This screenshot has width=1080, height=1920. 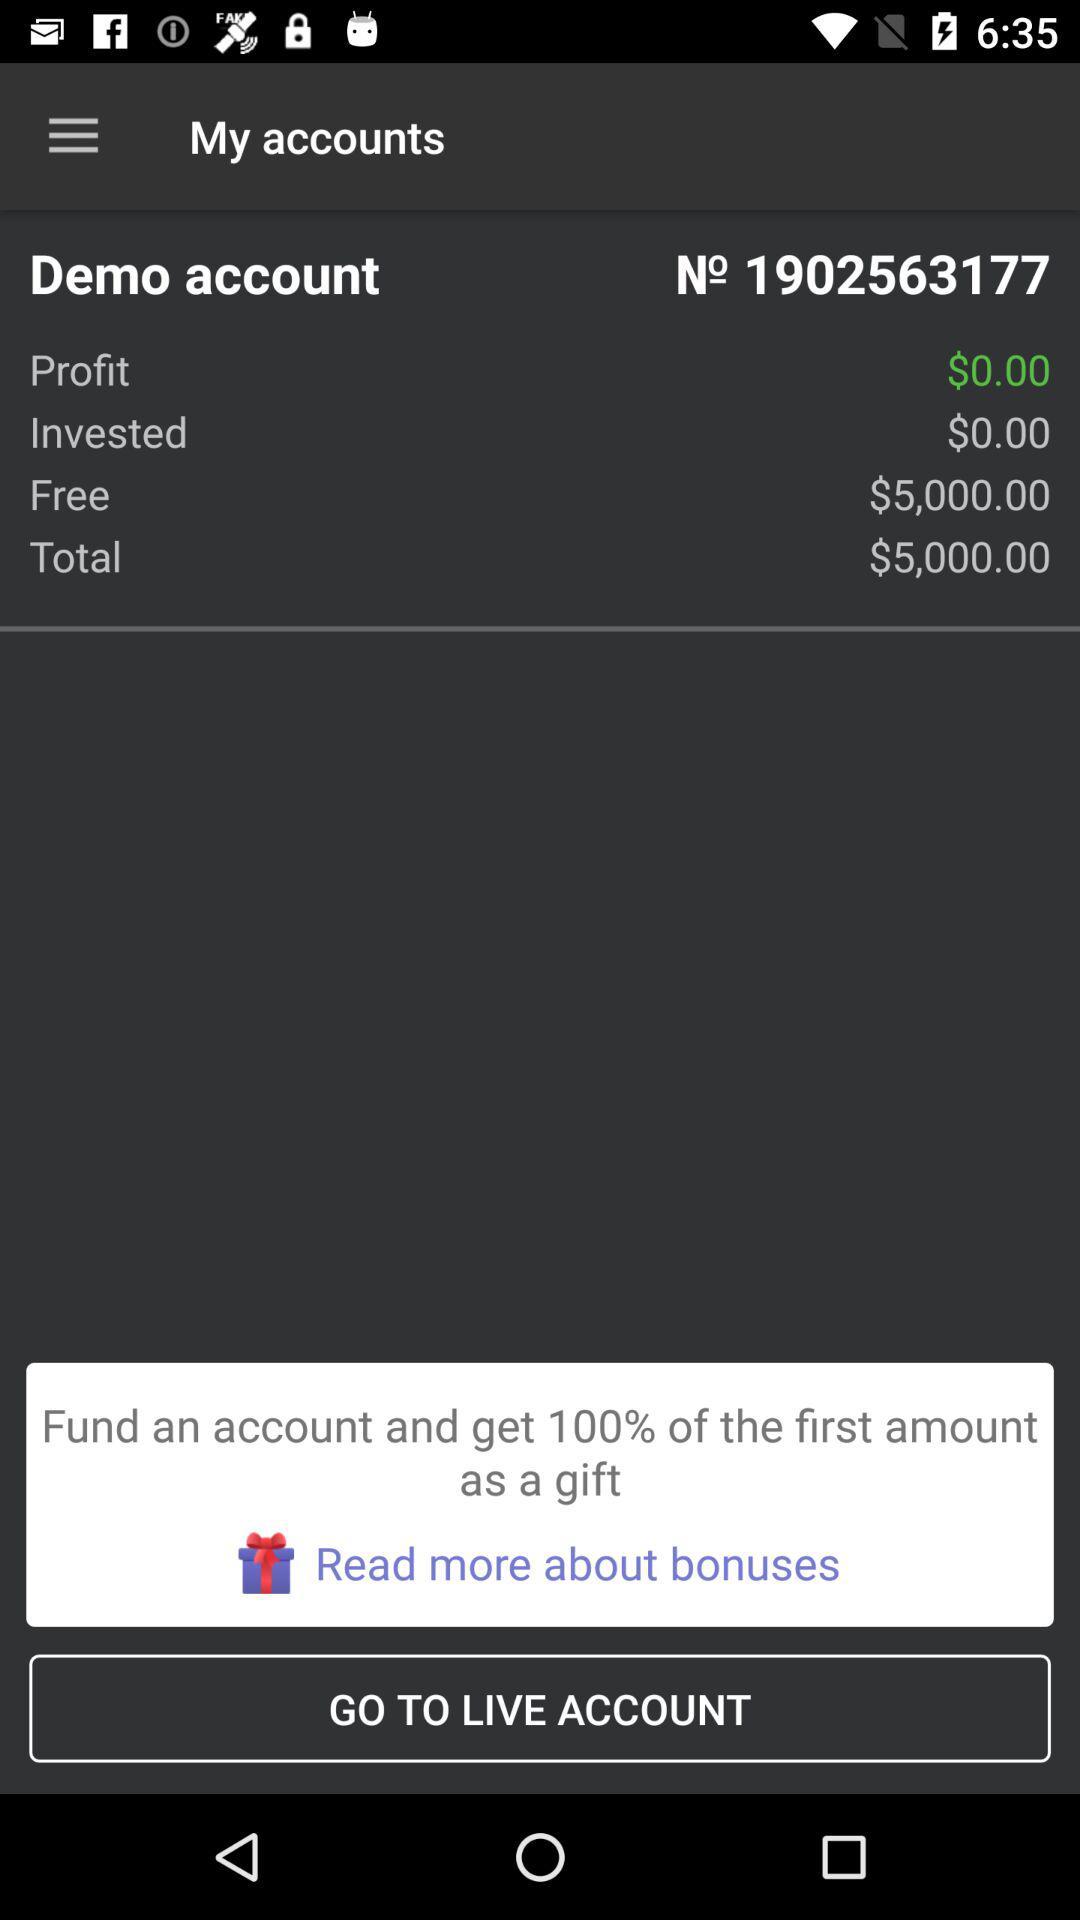 What do you see at coordinates (540, 1707) in the screenshot?
I see `the go to live icon` at bounding box center [540, 1707].